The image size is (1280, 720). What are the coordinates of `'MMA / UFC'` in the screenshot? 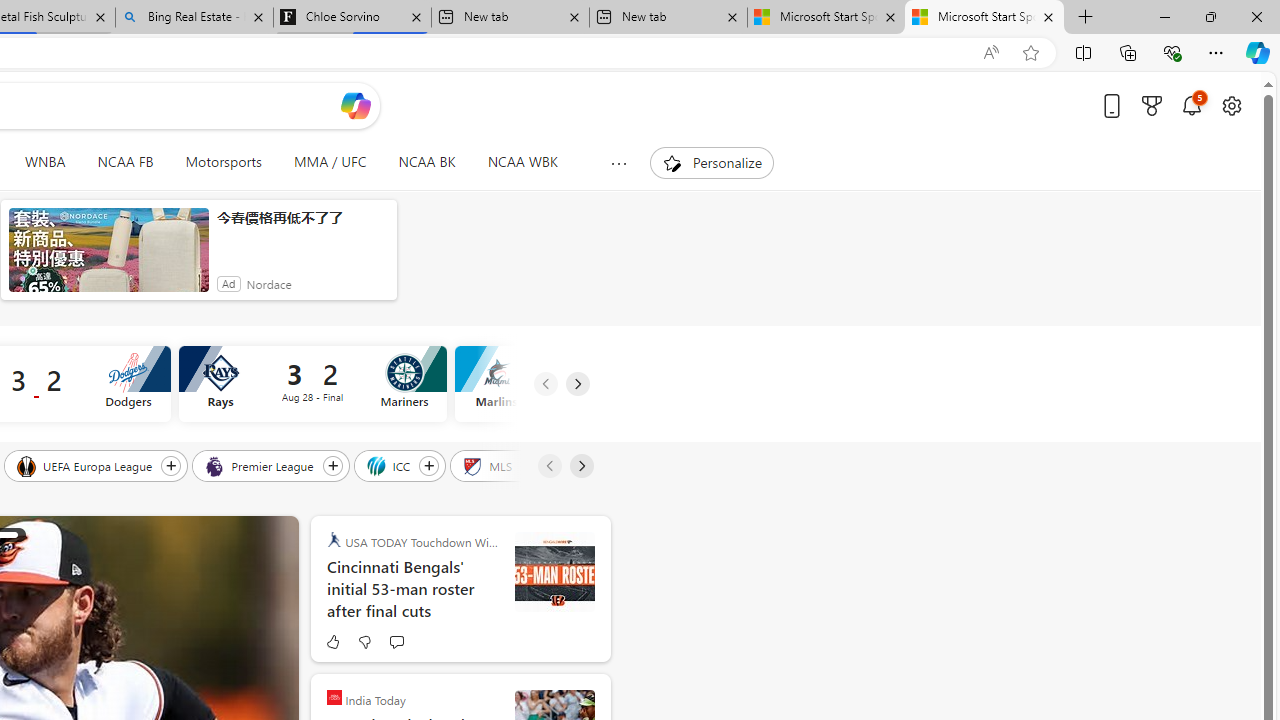 It's located at (330, 162).